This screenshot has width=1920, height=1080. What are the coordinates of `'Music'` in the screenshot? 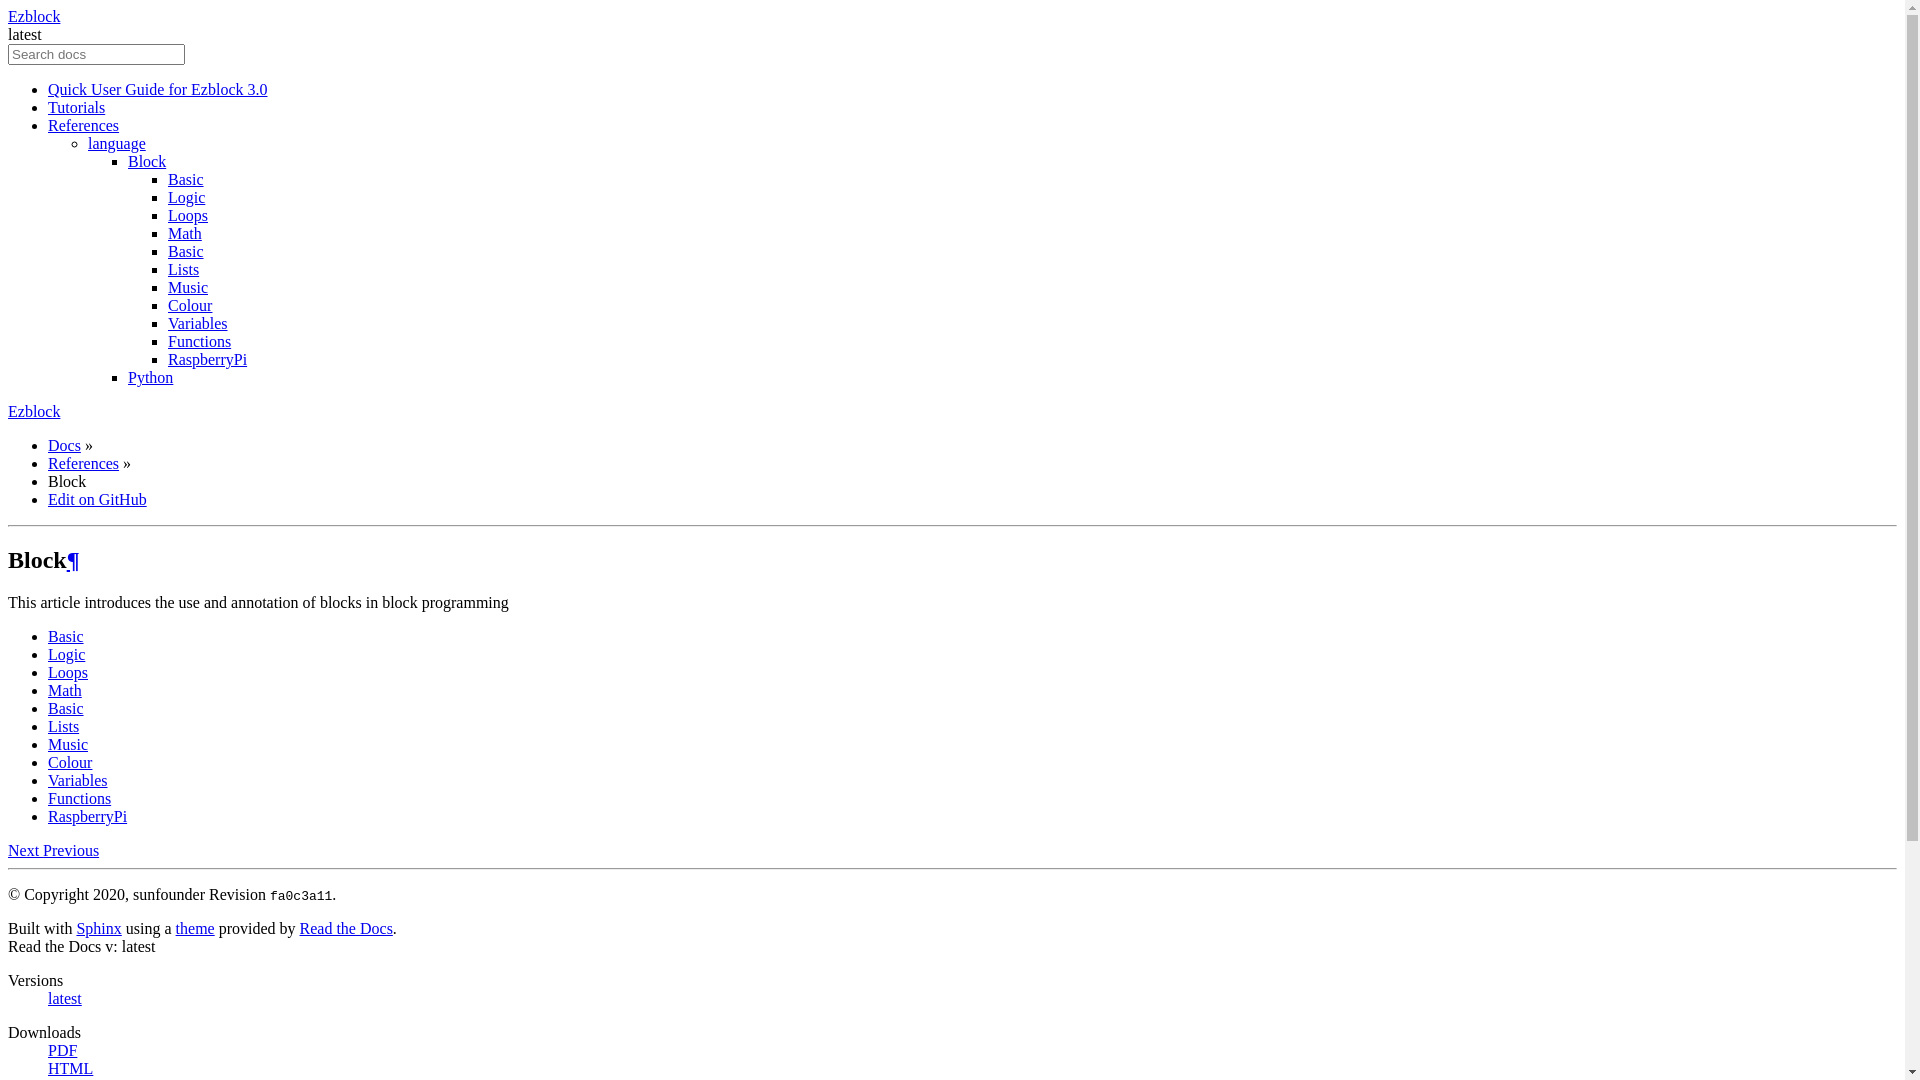 It's located at (187, 287).